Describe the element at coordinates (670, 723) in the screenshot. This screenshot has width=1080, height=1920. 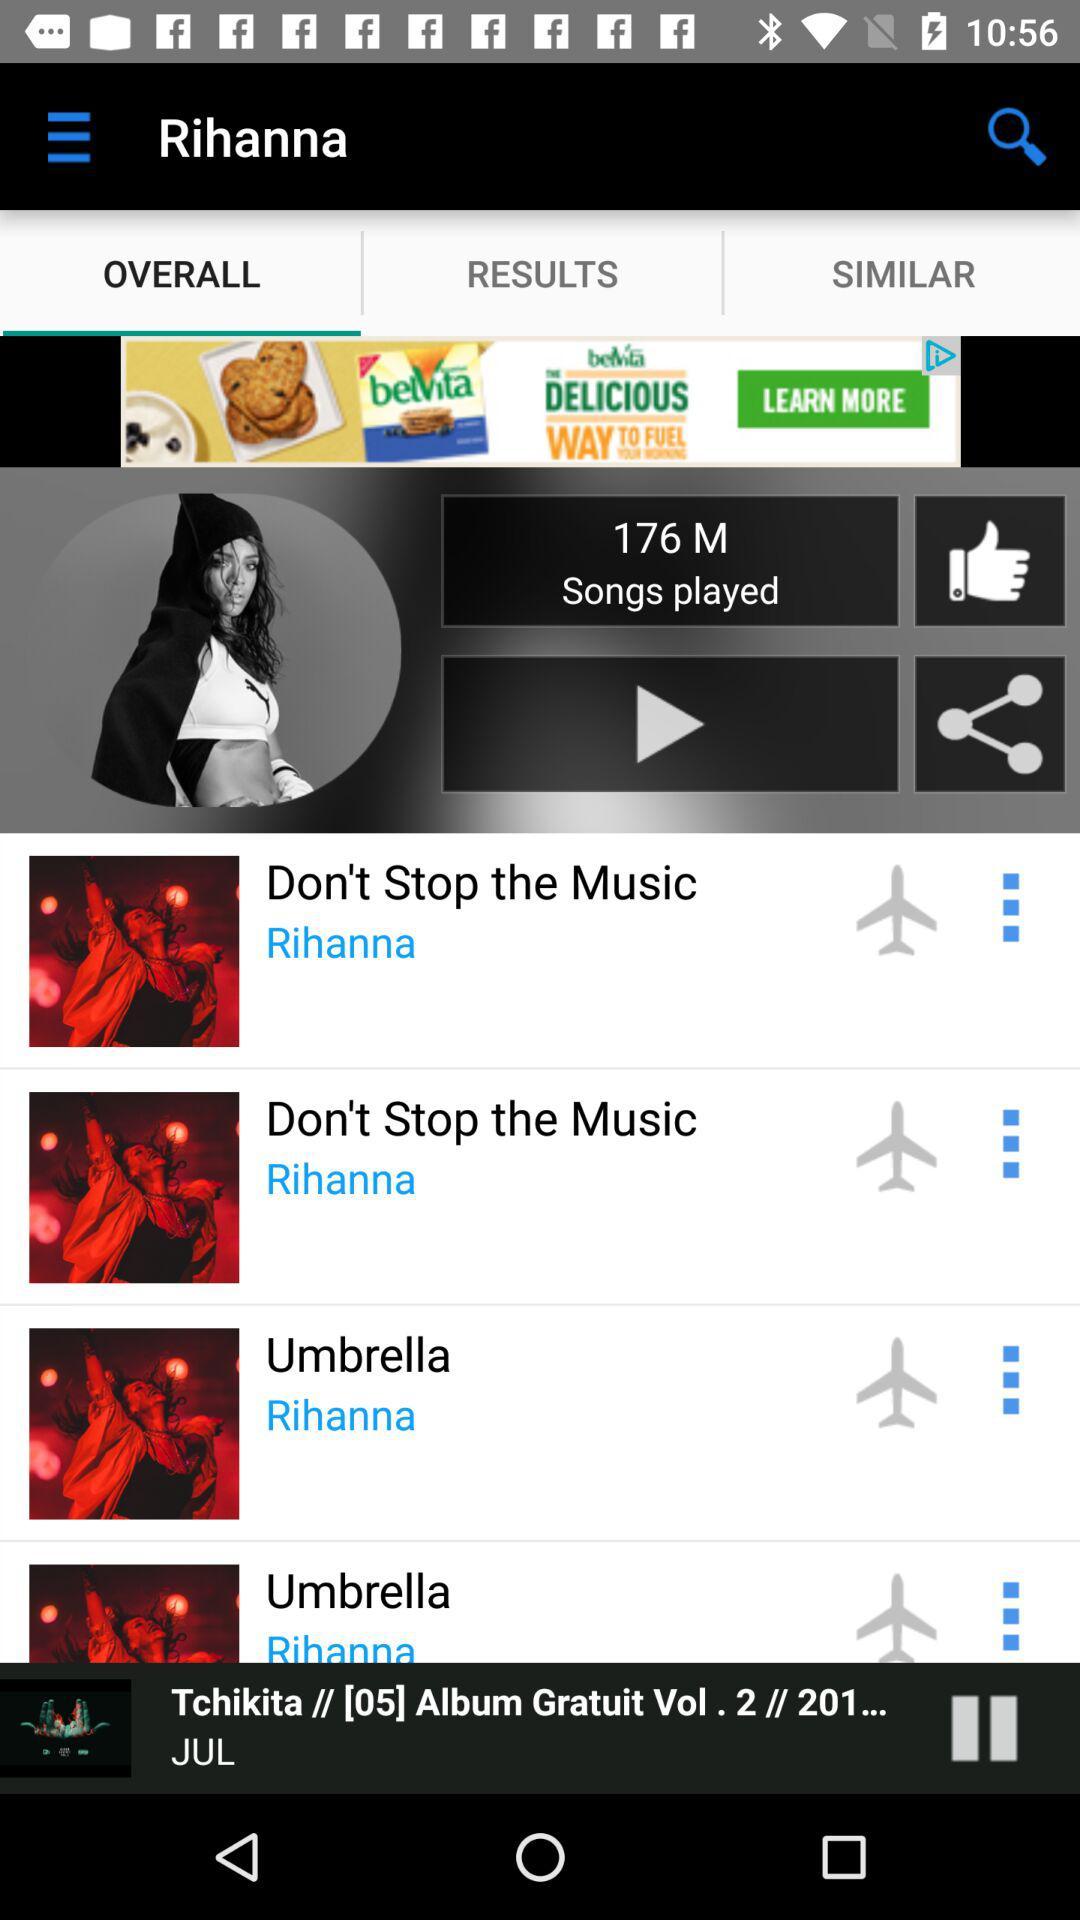
I see `start the music` at that location.